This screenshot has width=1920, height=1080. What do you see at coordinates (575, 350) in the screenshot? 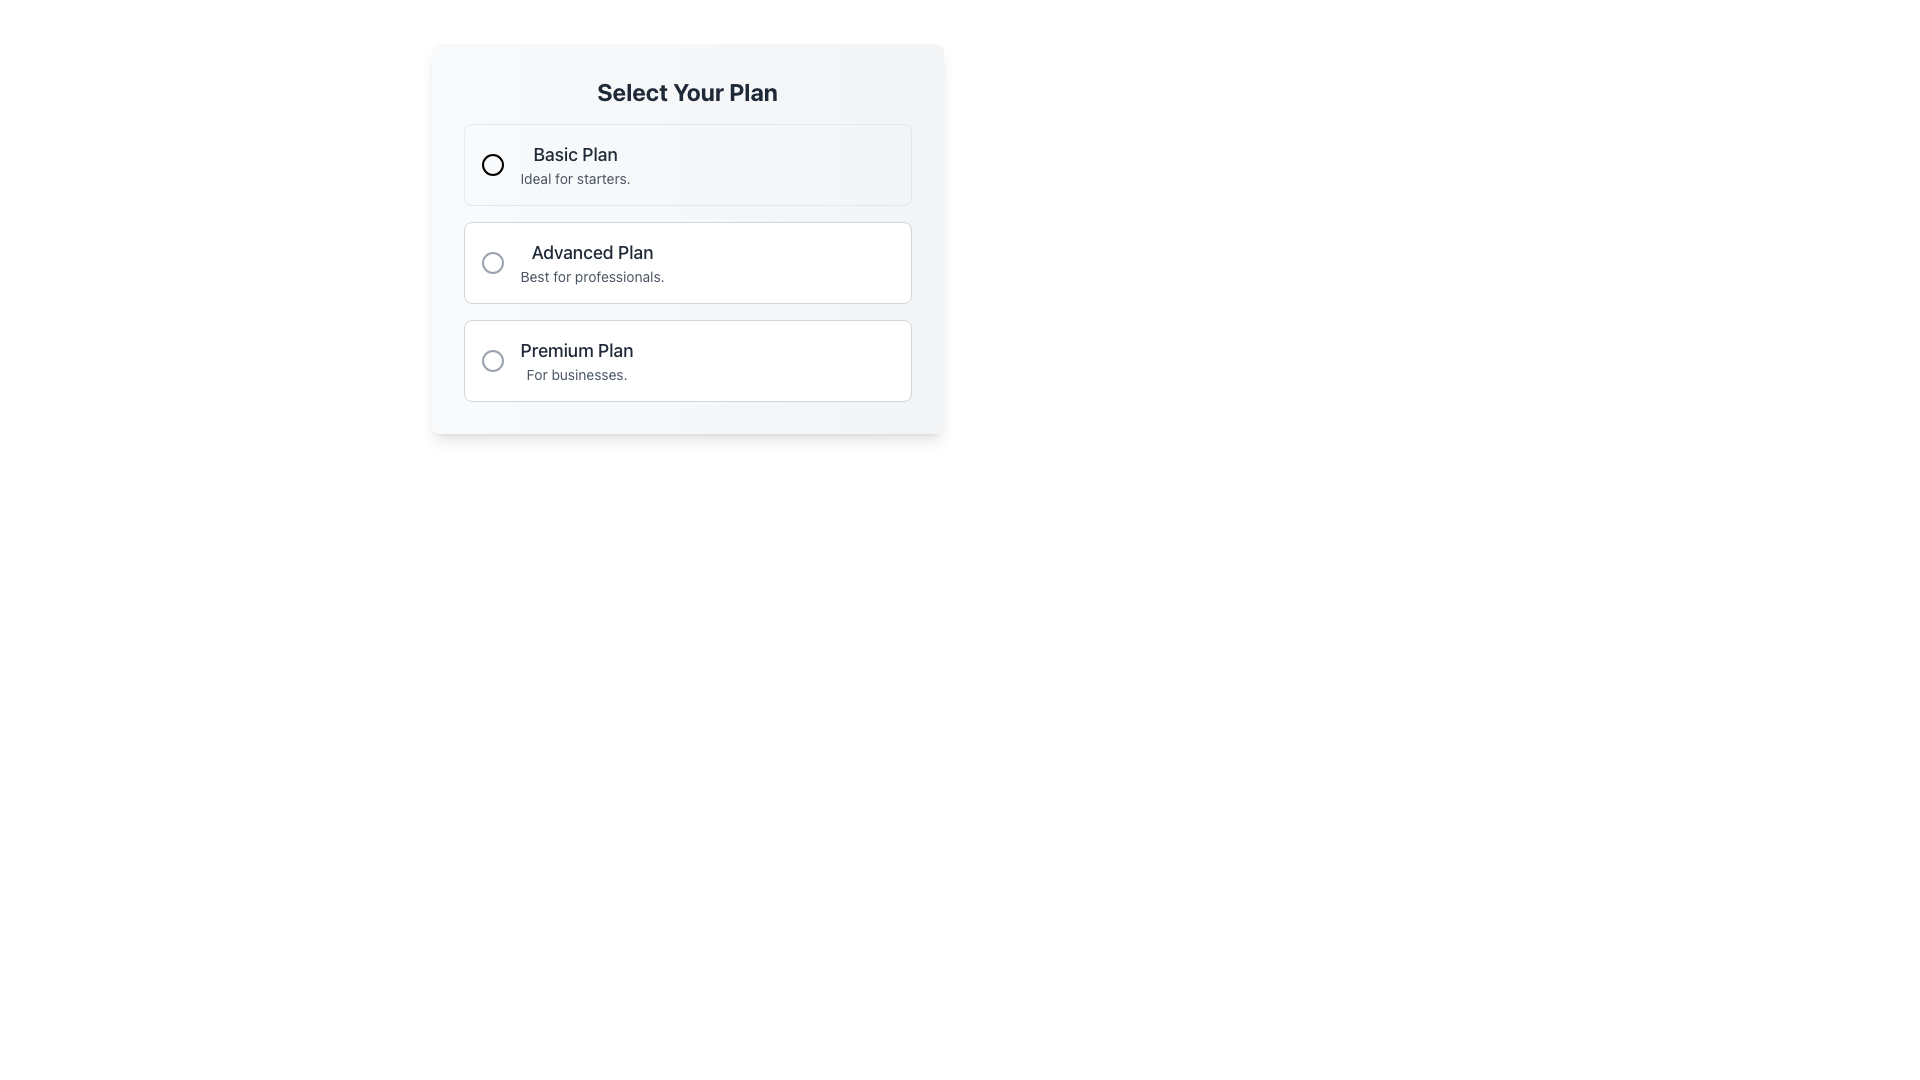
I see `the static text label displaying 'Premium Plan', which is bold and dark gray, located within the plan selection list above the description text 'For businesses.'` at bounding box center [575, 350].